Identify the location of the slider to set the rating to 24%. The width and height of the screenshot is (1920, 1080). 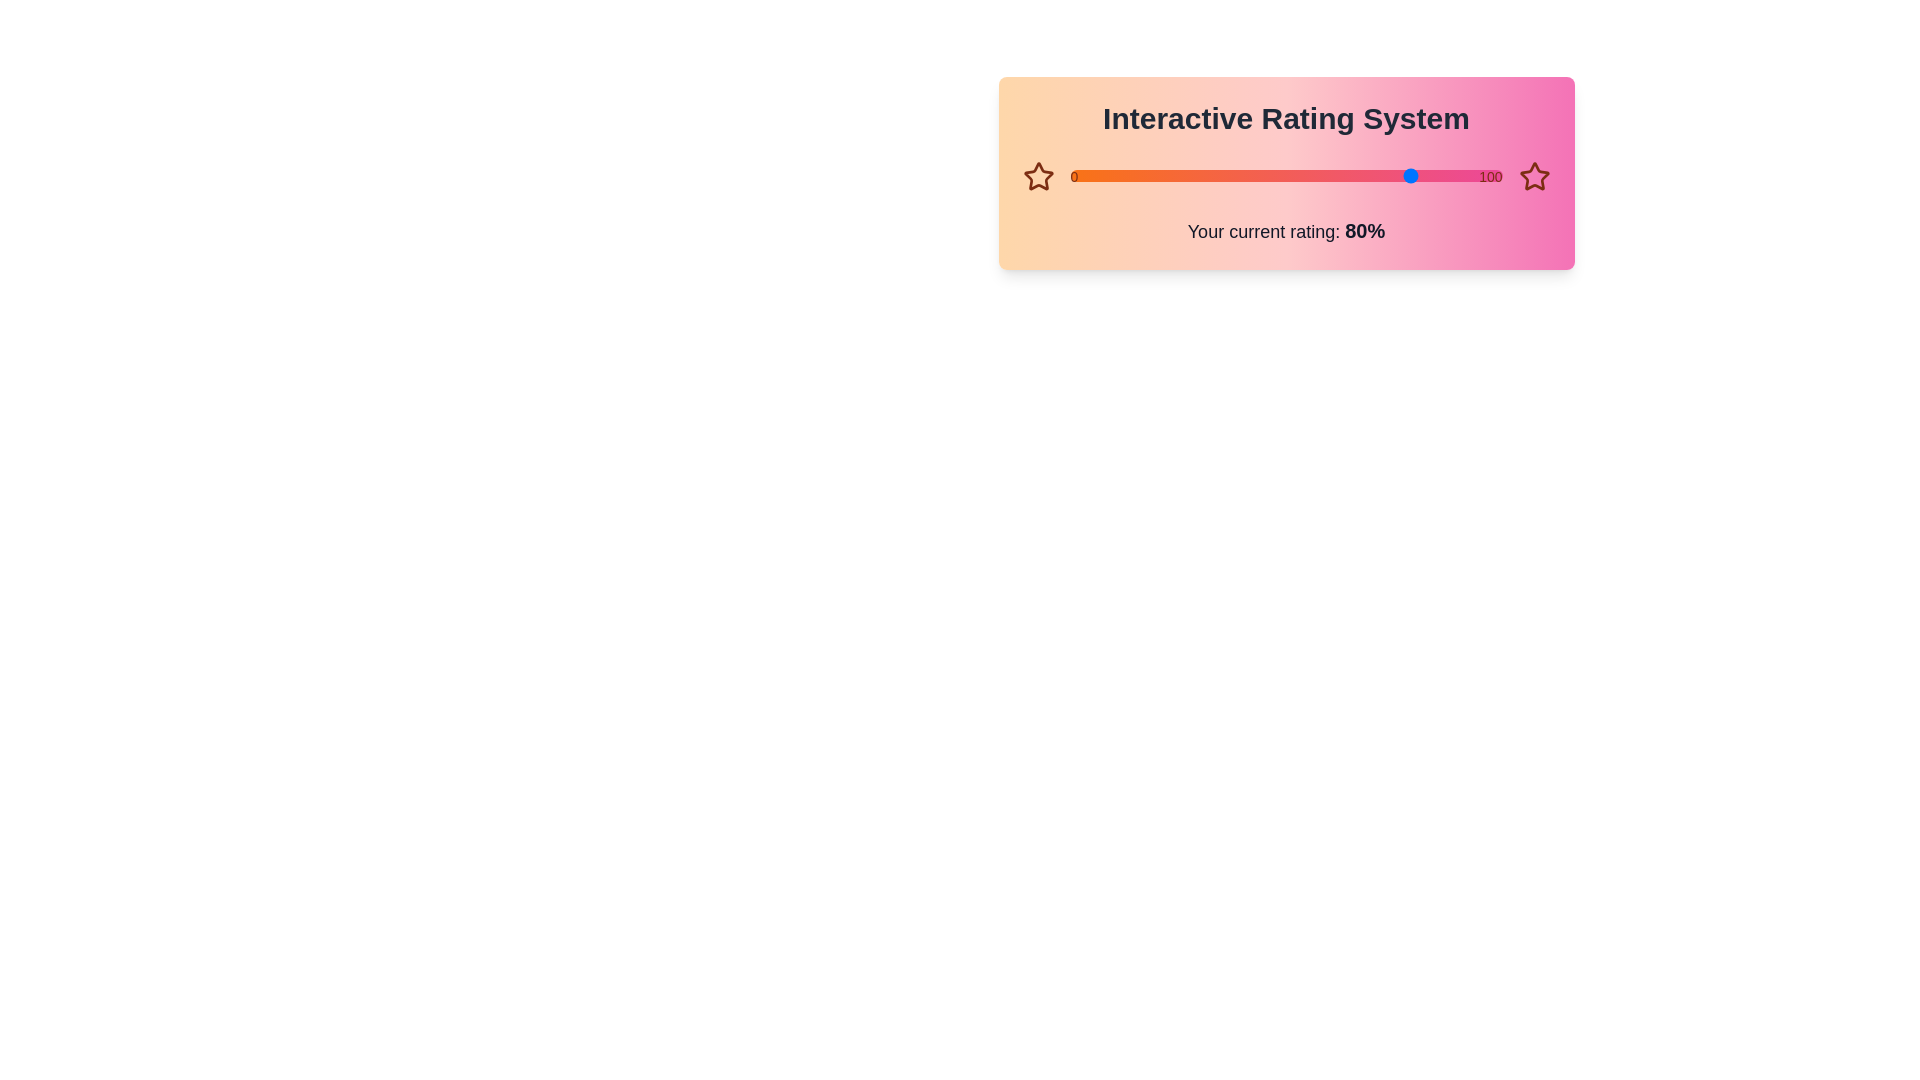
(1069, 175).